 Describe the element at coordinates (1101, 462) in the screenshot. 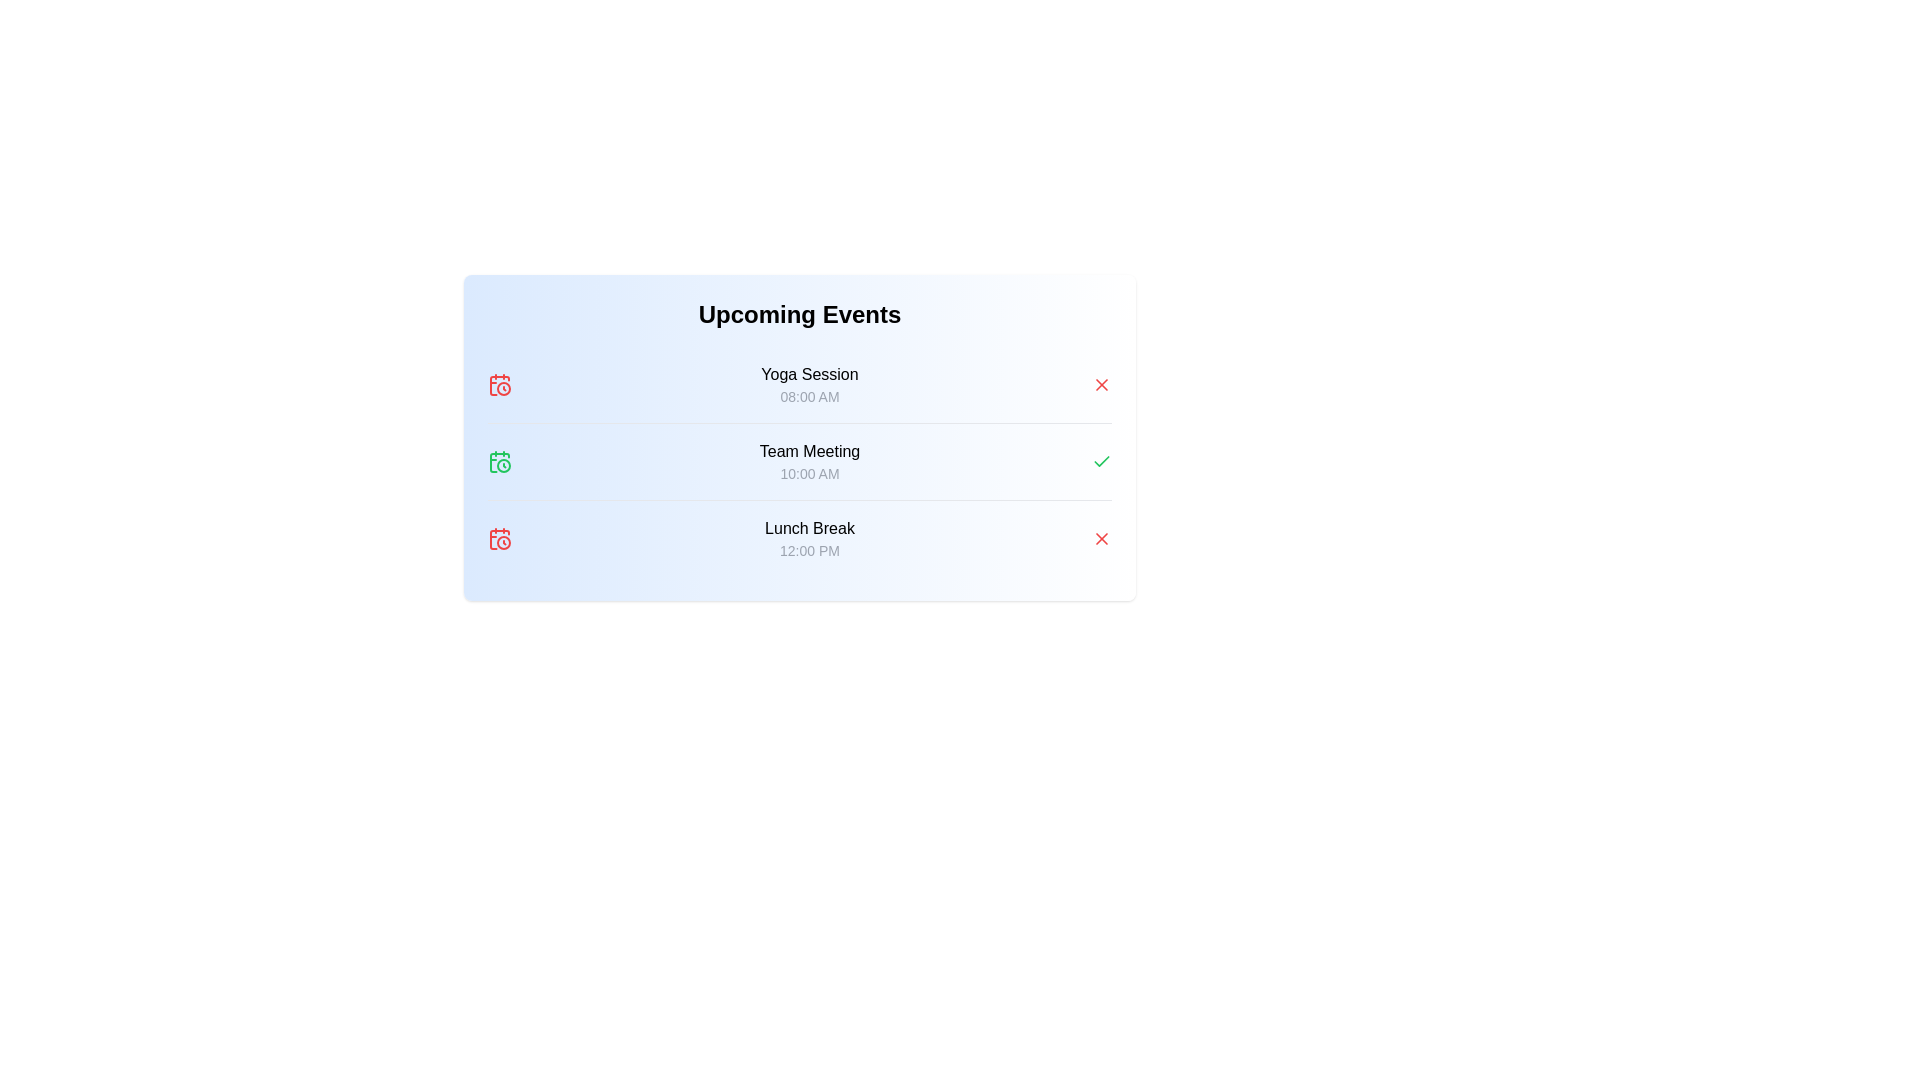

I see `green checkmark icon indicating a completed state within the 'Team Meeting' entry of the 'Upcoming Events' list, located to the right of '10:00 AM'` at that location.